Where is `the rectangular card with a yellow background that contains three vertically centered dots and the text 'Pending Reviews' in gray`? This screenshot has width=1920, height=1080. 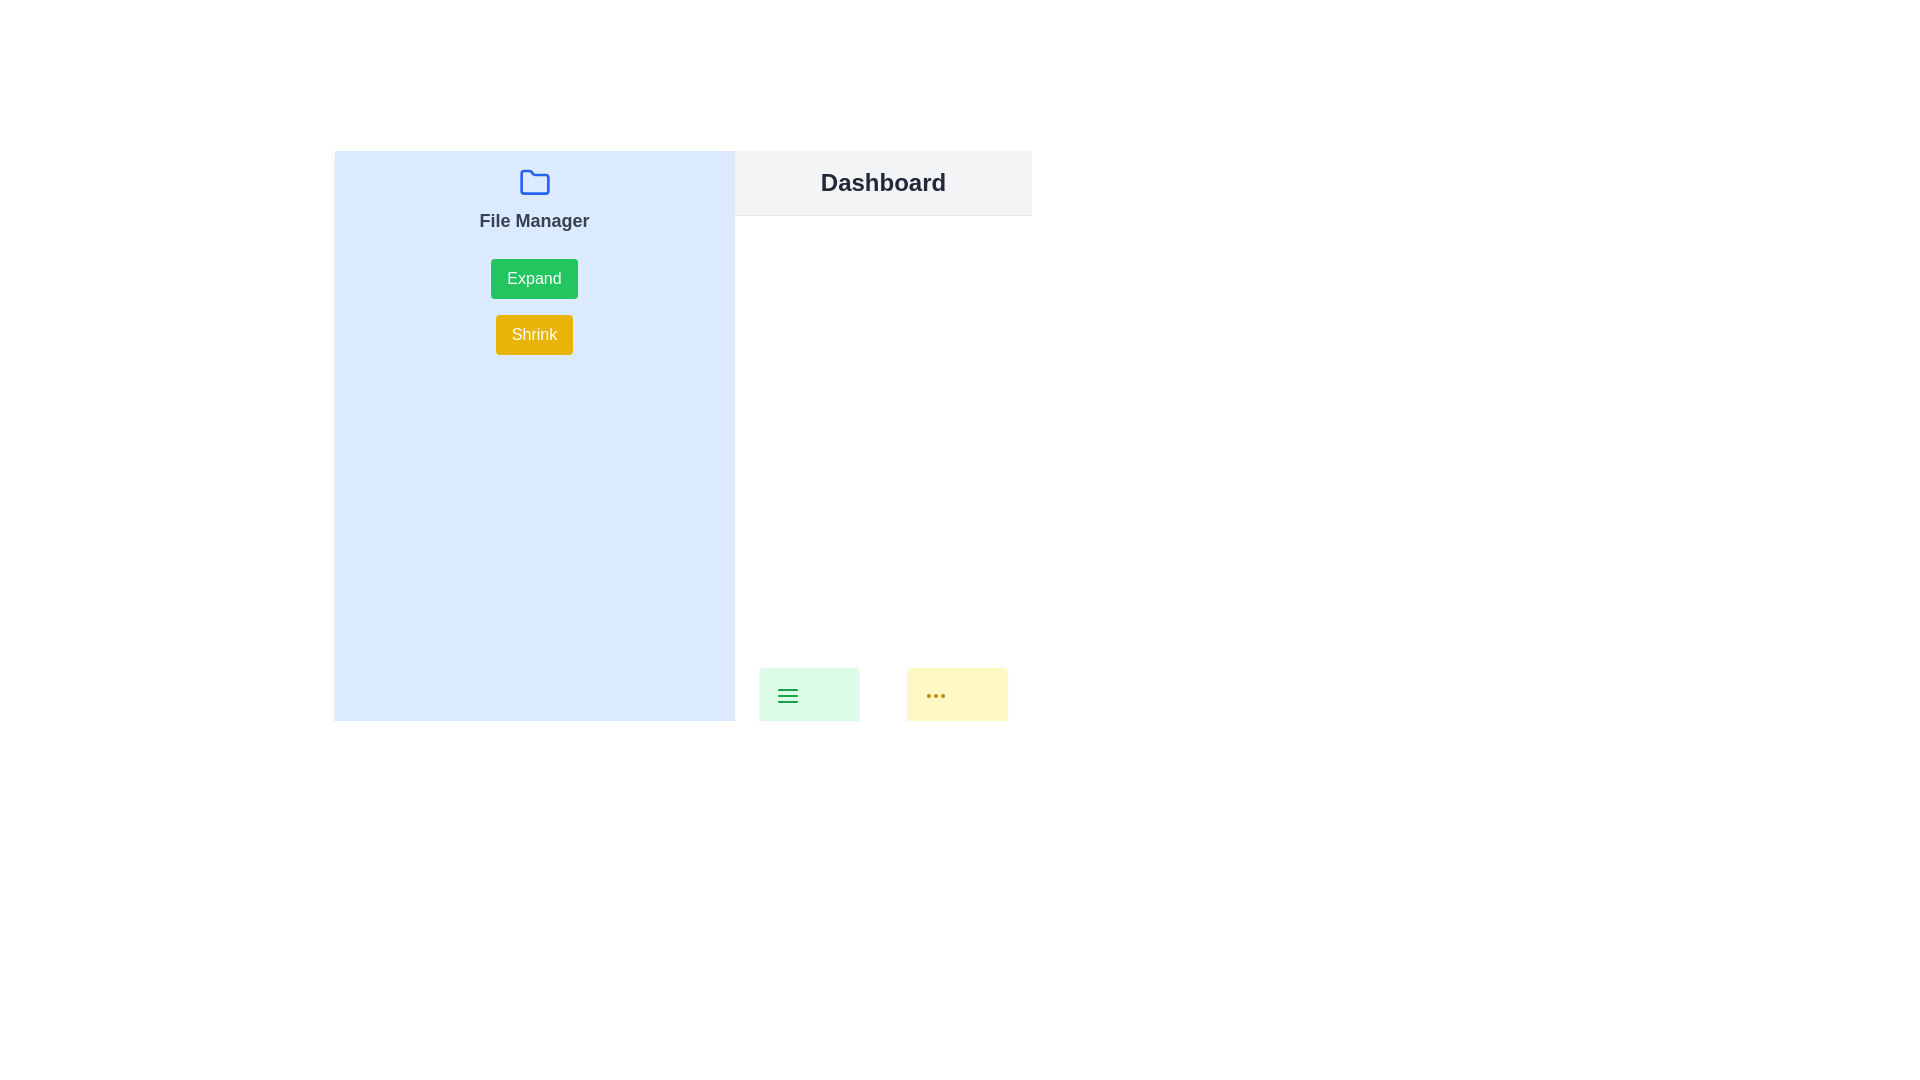 the rectangular card with a yellow background that contains three vertically centered dots and the text 'Pending Reviews' in gray is located at coordinates (956, 723).